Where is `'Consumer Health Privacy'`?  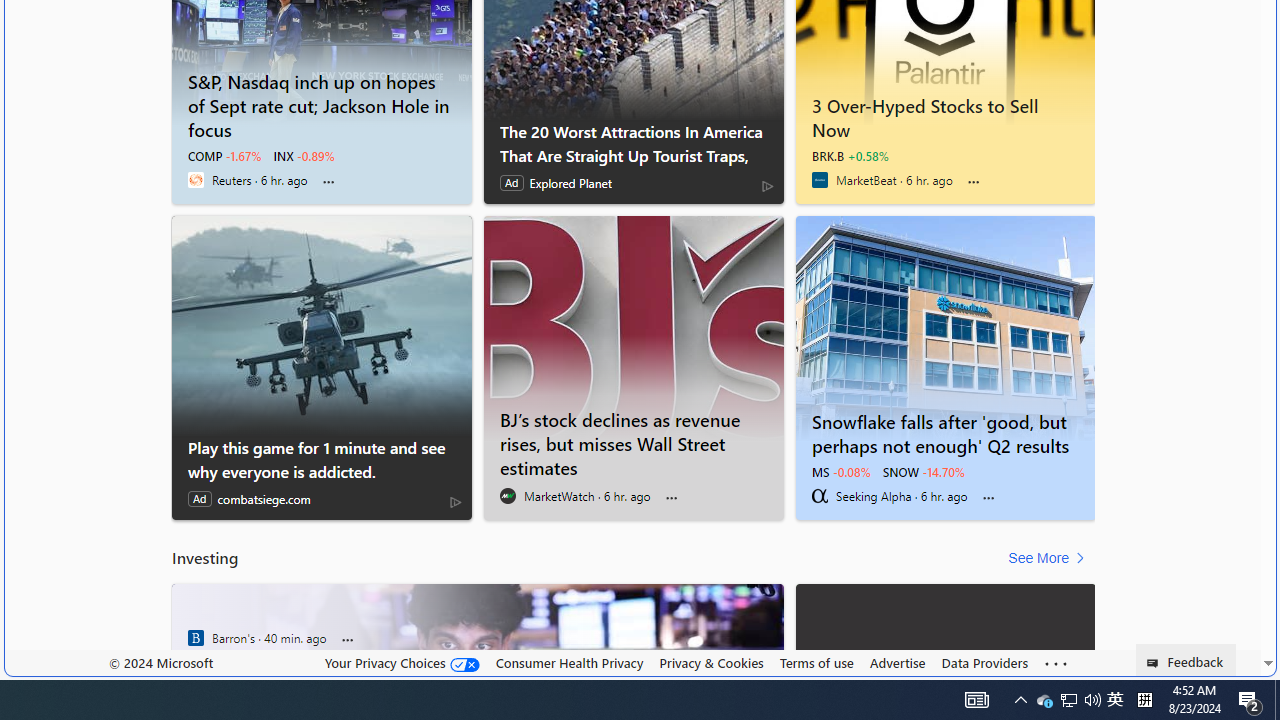 'Consumer Health Privacy' is located at coordinates (568, 662).